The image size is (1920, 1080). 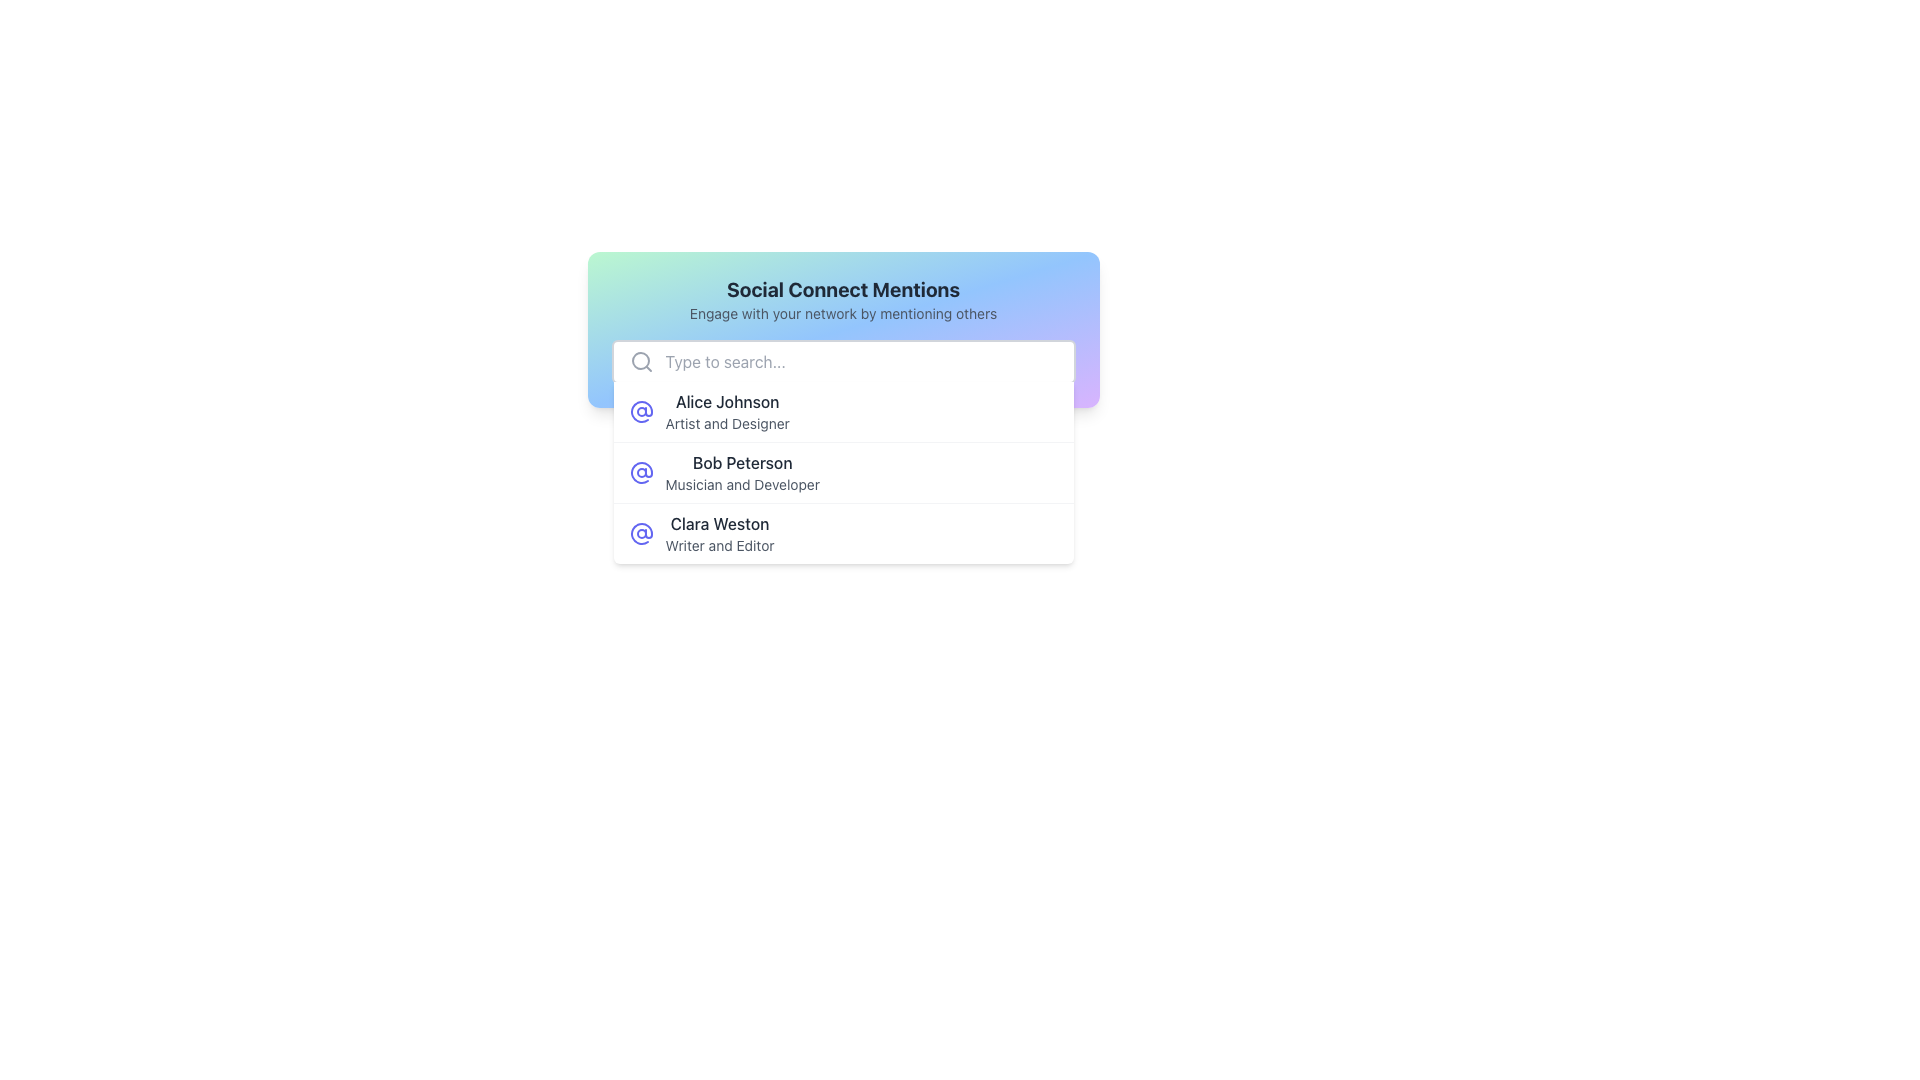 What do you see at coordinates (640, 361) in the screenshot?
I see `the circular part of the magnifying glass icon located in the upper-left corner of the input field, which represents the search function` at bounding box center [640, 361].